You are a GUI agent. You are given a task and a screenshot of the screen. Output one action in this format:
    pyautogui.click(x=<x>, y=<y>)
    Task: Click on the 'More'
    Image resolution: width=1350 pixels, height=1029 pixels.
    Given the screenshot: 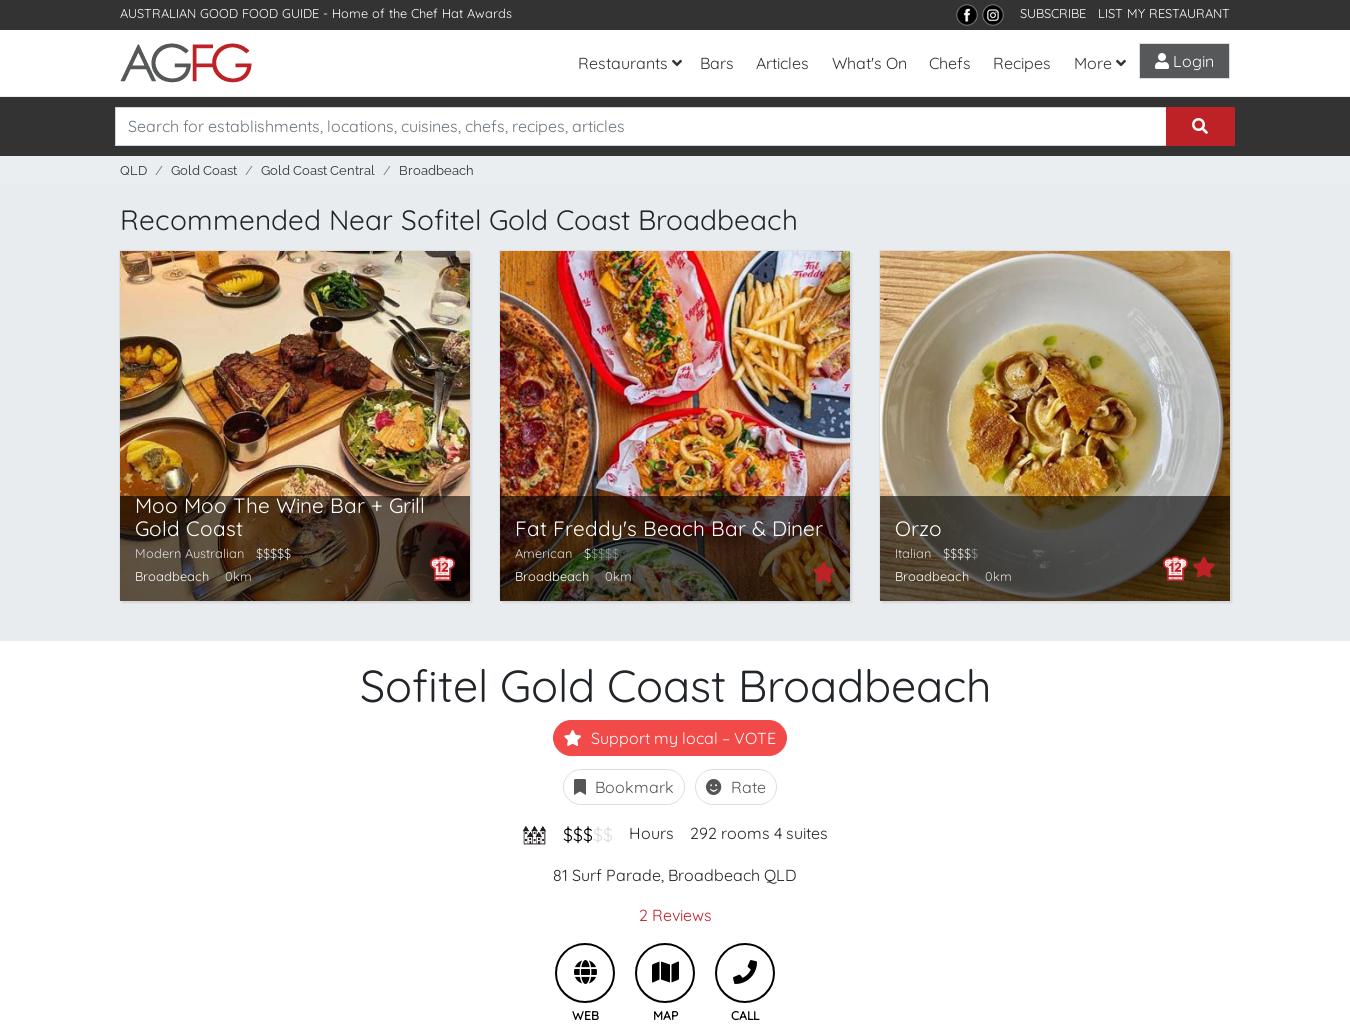 What is the action you would take?
    pyautogui.click(x=1072, y=62)
    